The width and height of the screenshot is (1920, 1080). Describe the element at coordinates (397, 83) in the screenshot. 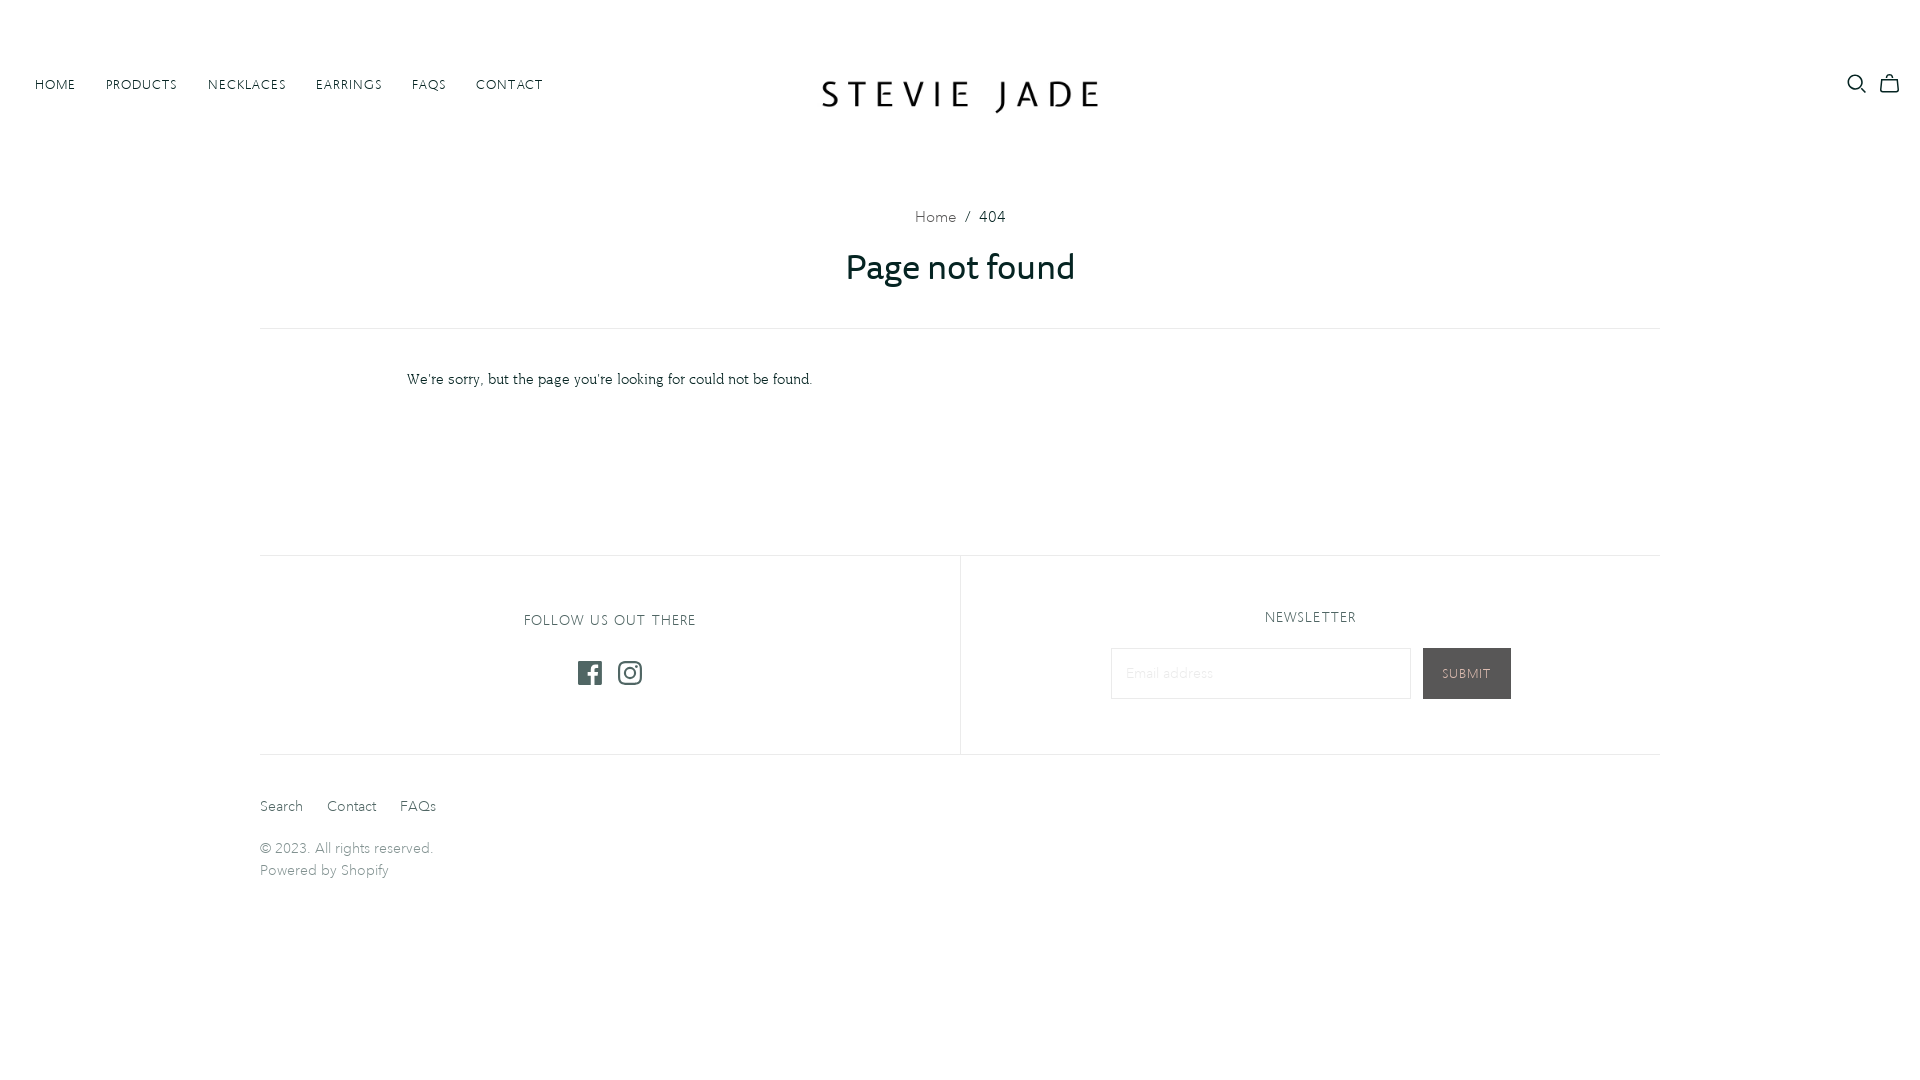

I see `'FAQS'` at that location.